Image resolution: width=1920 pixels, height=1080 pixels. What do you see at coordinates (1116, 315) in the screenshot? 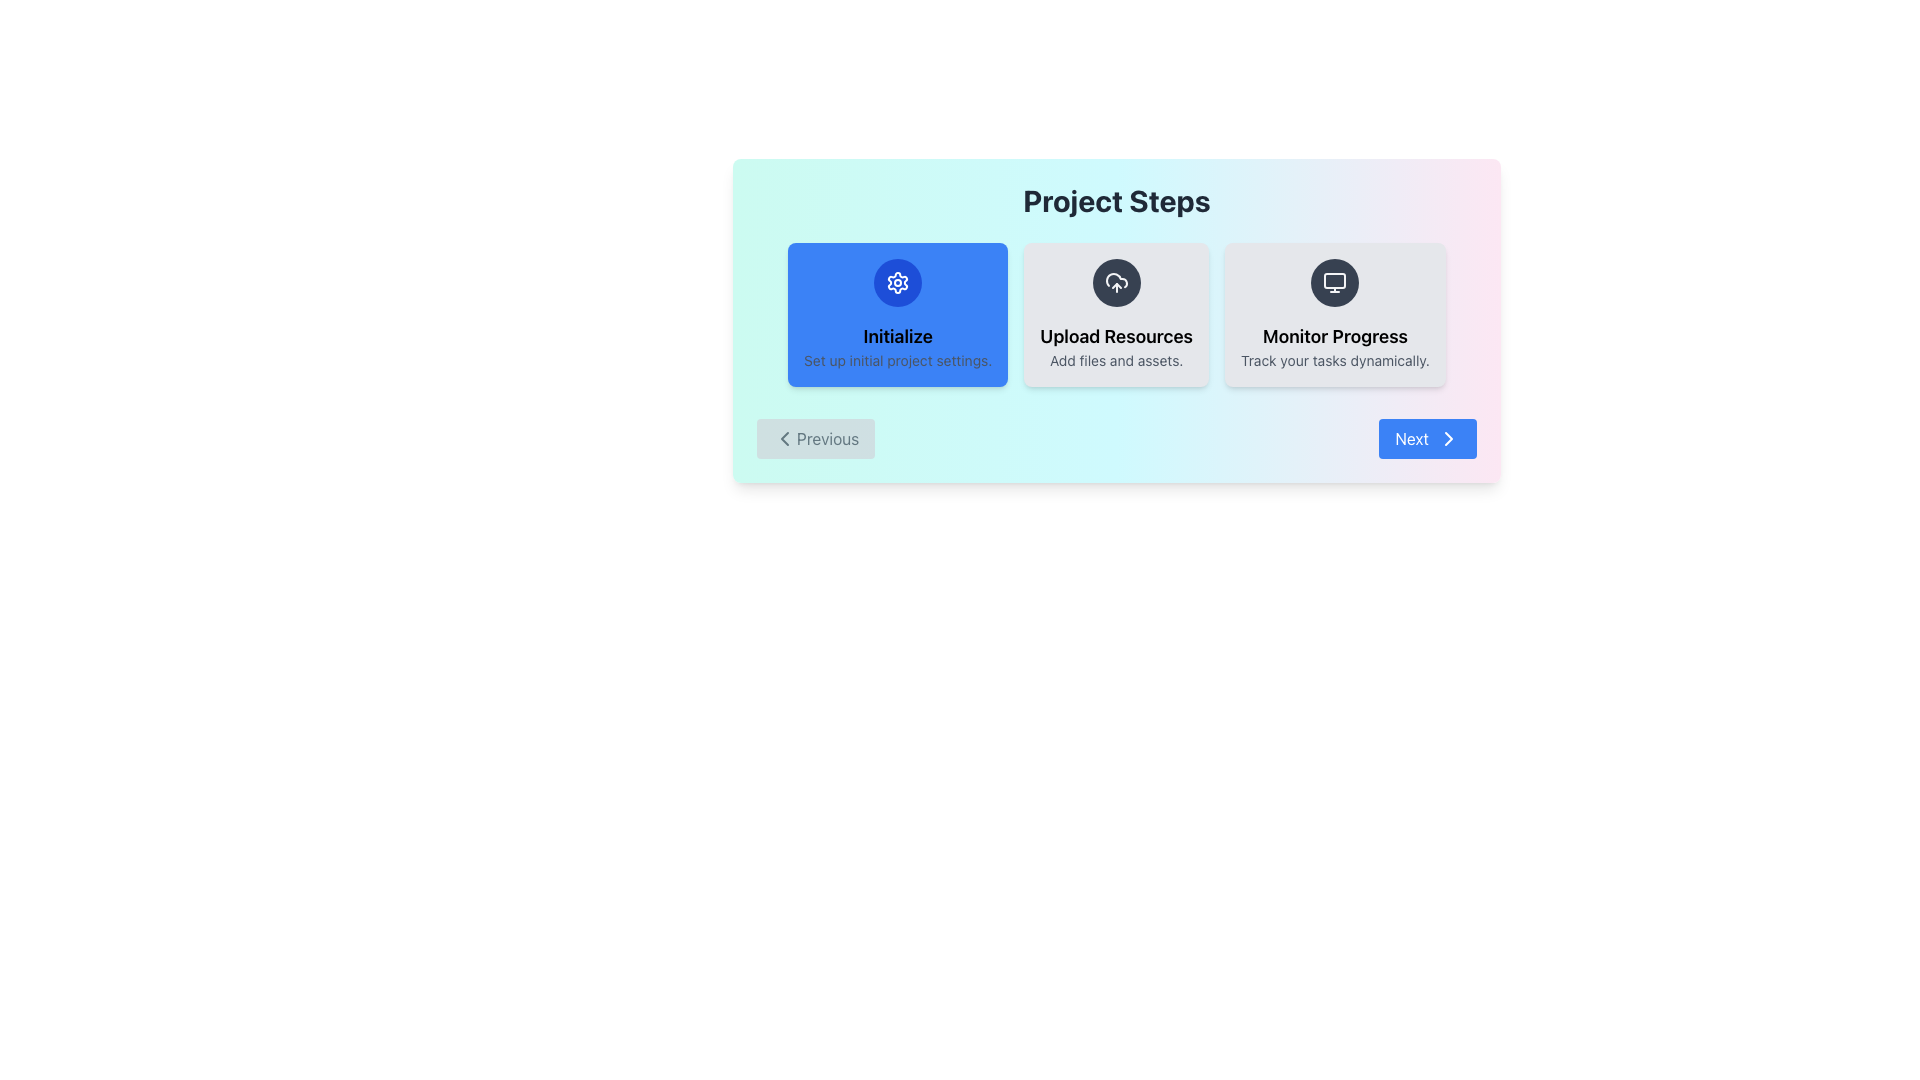
I see `the card representing the second step in the guided process` at bounding box center [1116, 315].